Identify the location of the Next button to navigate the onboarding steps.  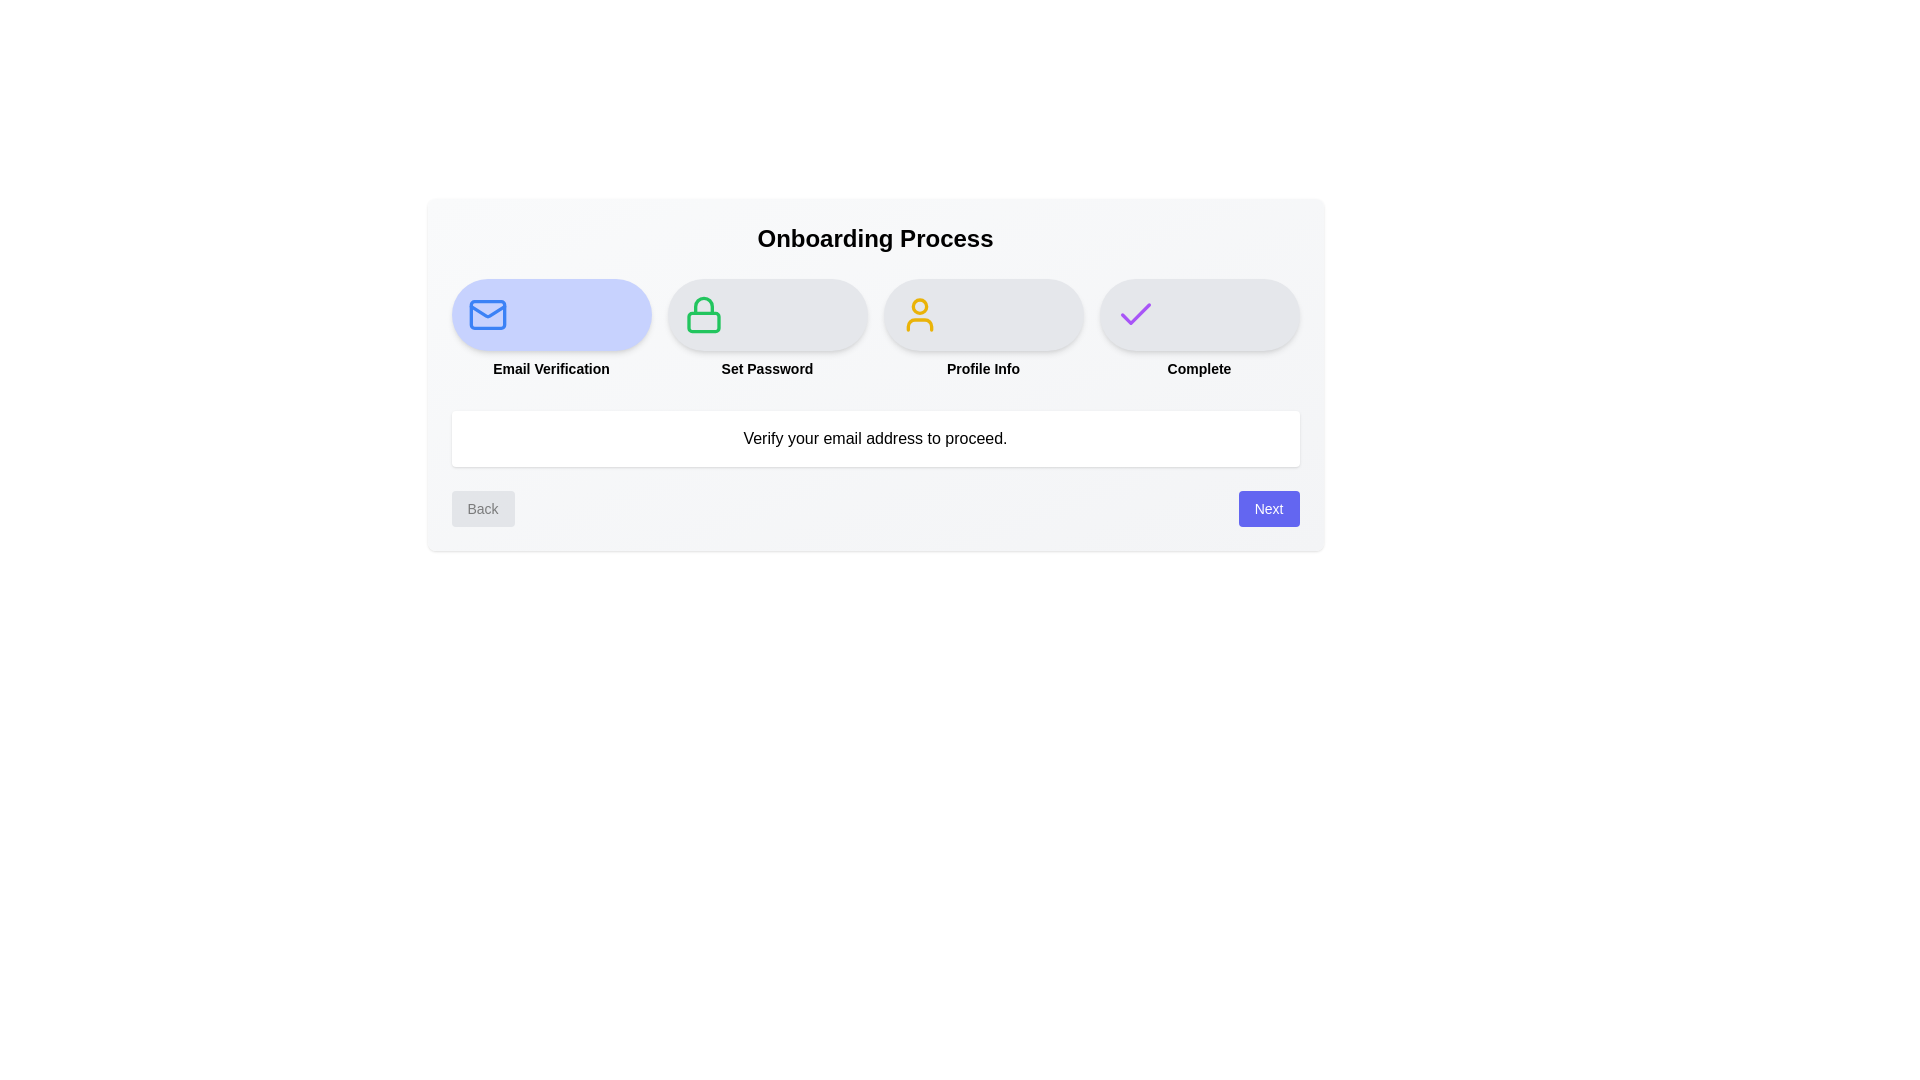
(1267, 508).